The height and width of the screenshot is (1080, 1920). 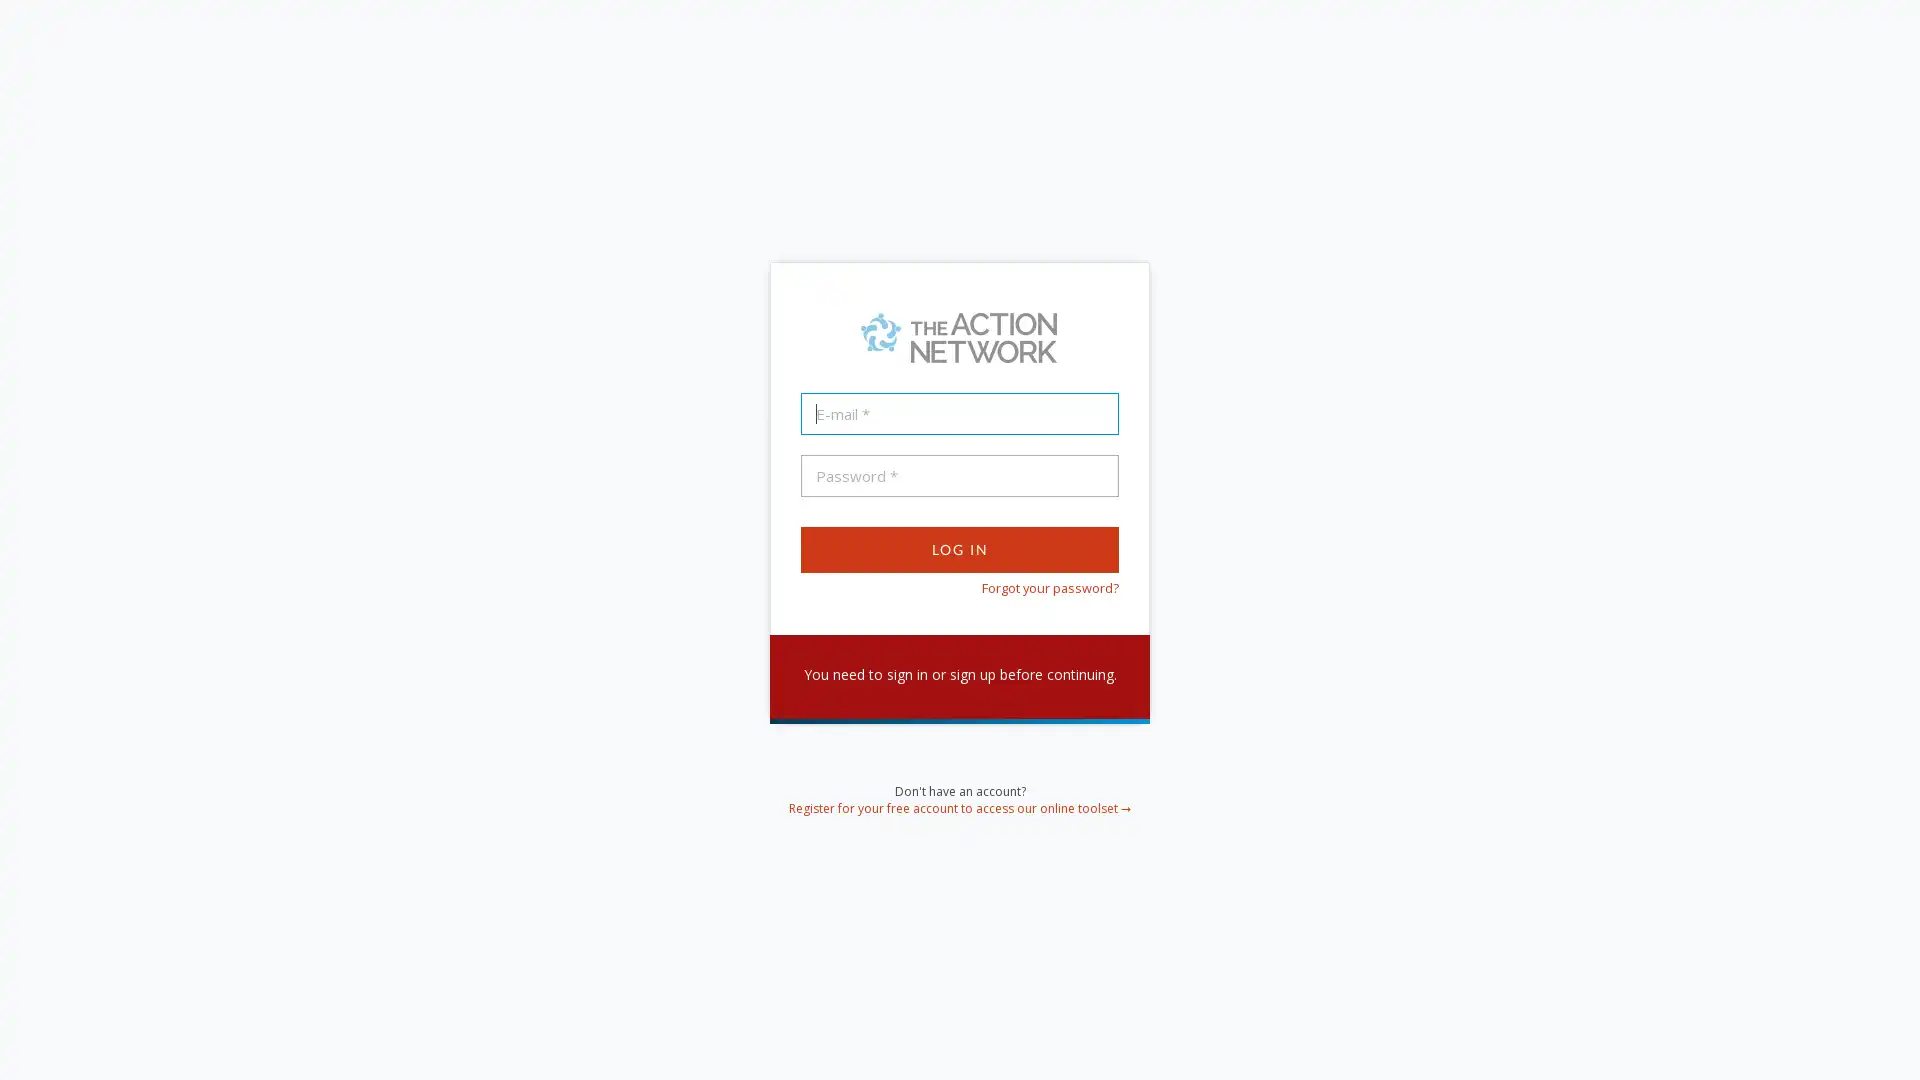 I want to click on Log In, so click(x=960, y=550).